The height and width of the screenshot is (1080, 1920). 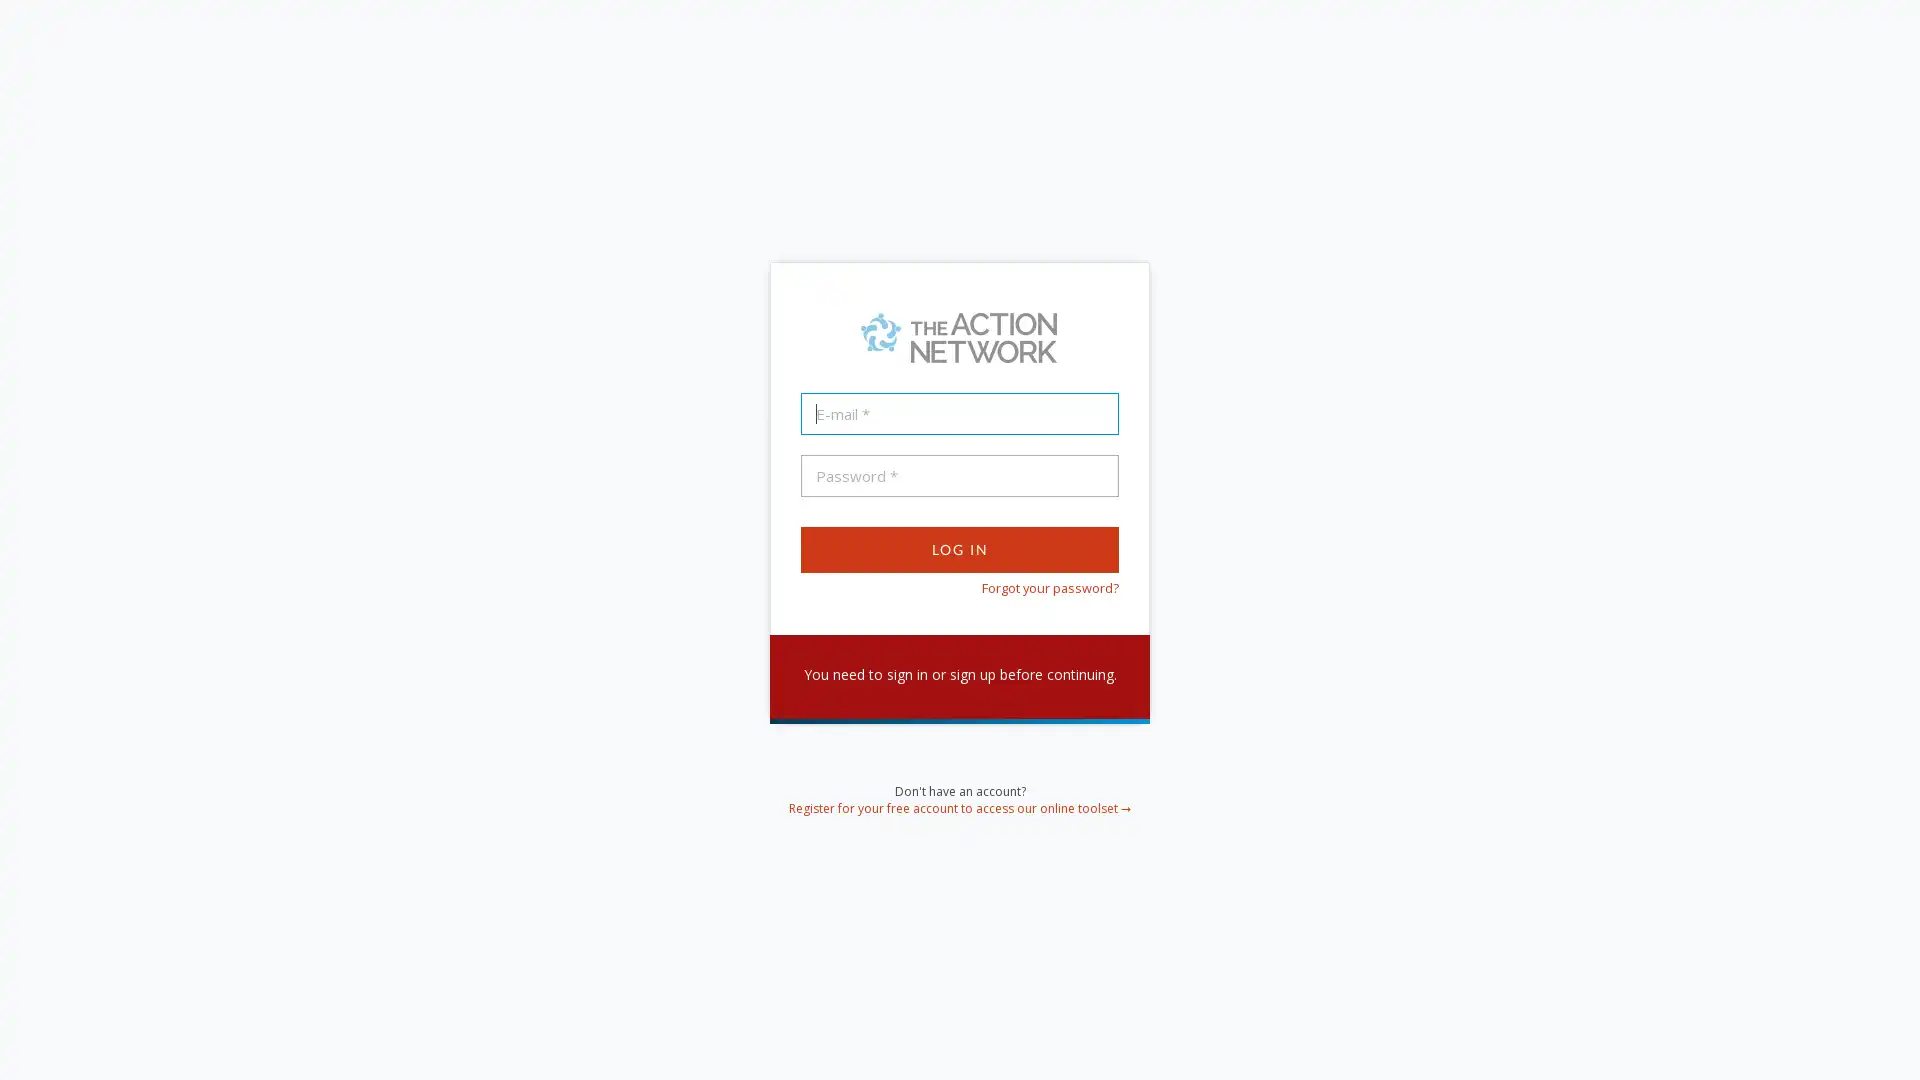 I want to click on Log In, so click(x=960, y=550).